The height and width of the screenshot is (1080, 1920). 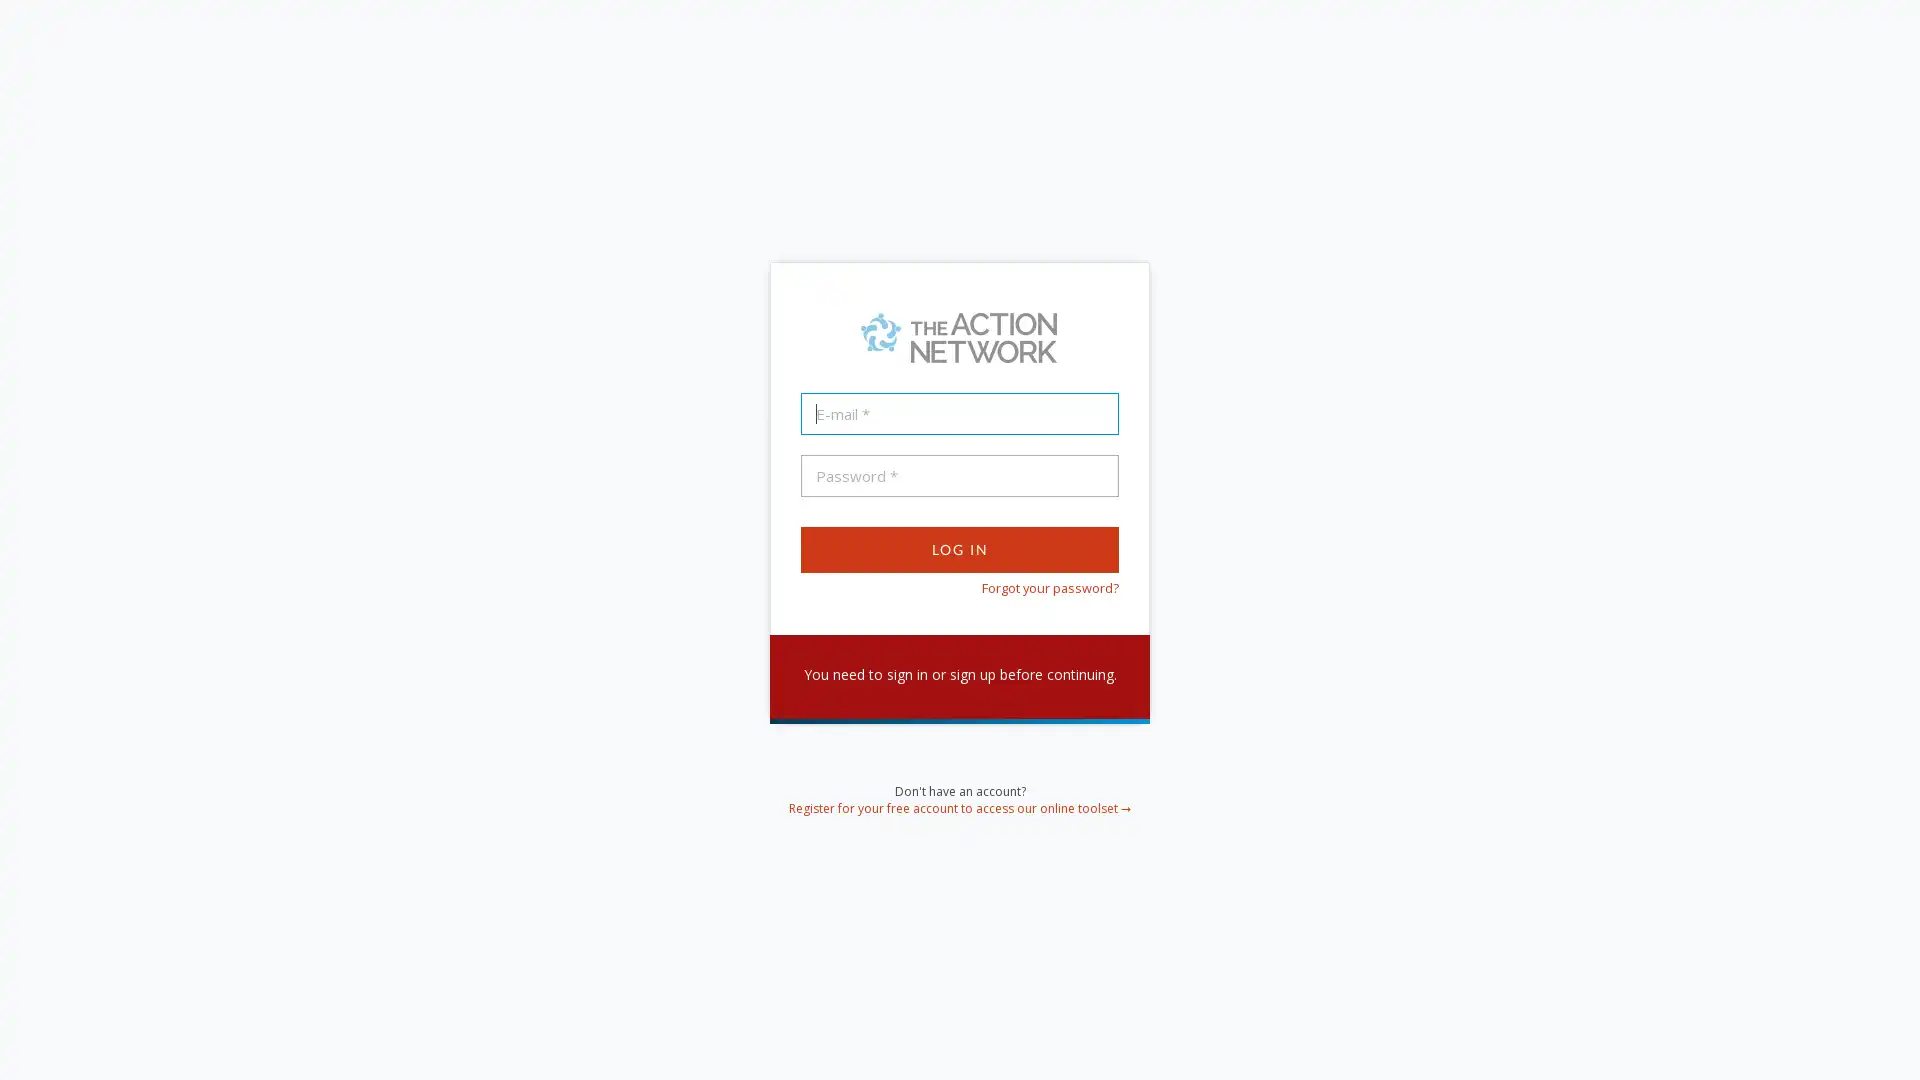 I want to click on Log In, so click(x=960, y=550).